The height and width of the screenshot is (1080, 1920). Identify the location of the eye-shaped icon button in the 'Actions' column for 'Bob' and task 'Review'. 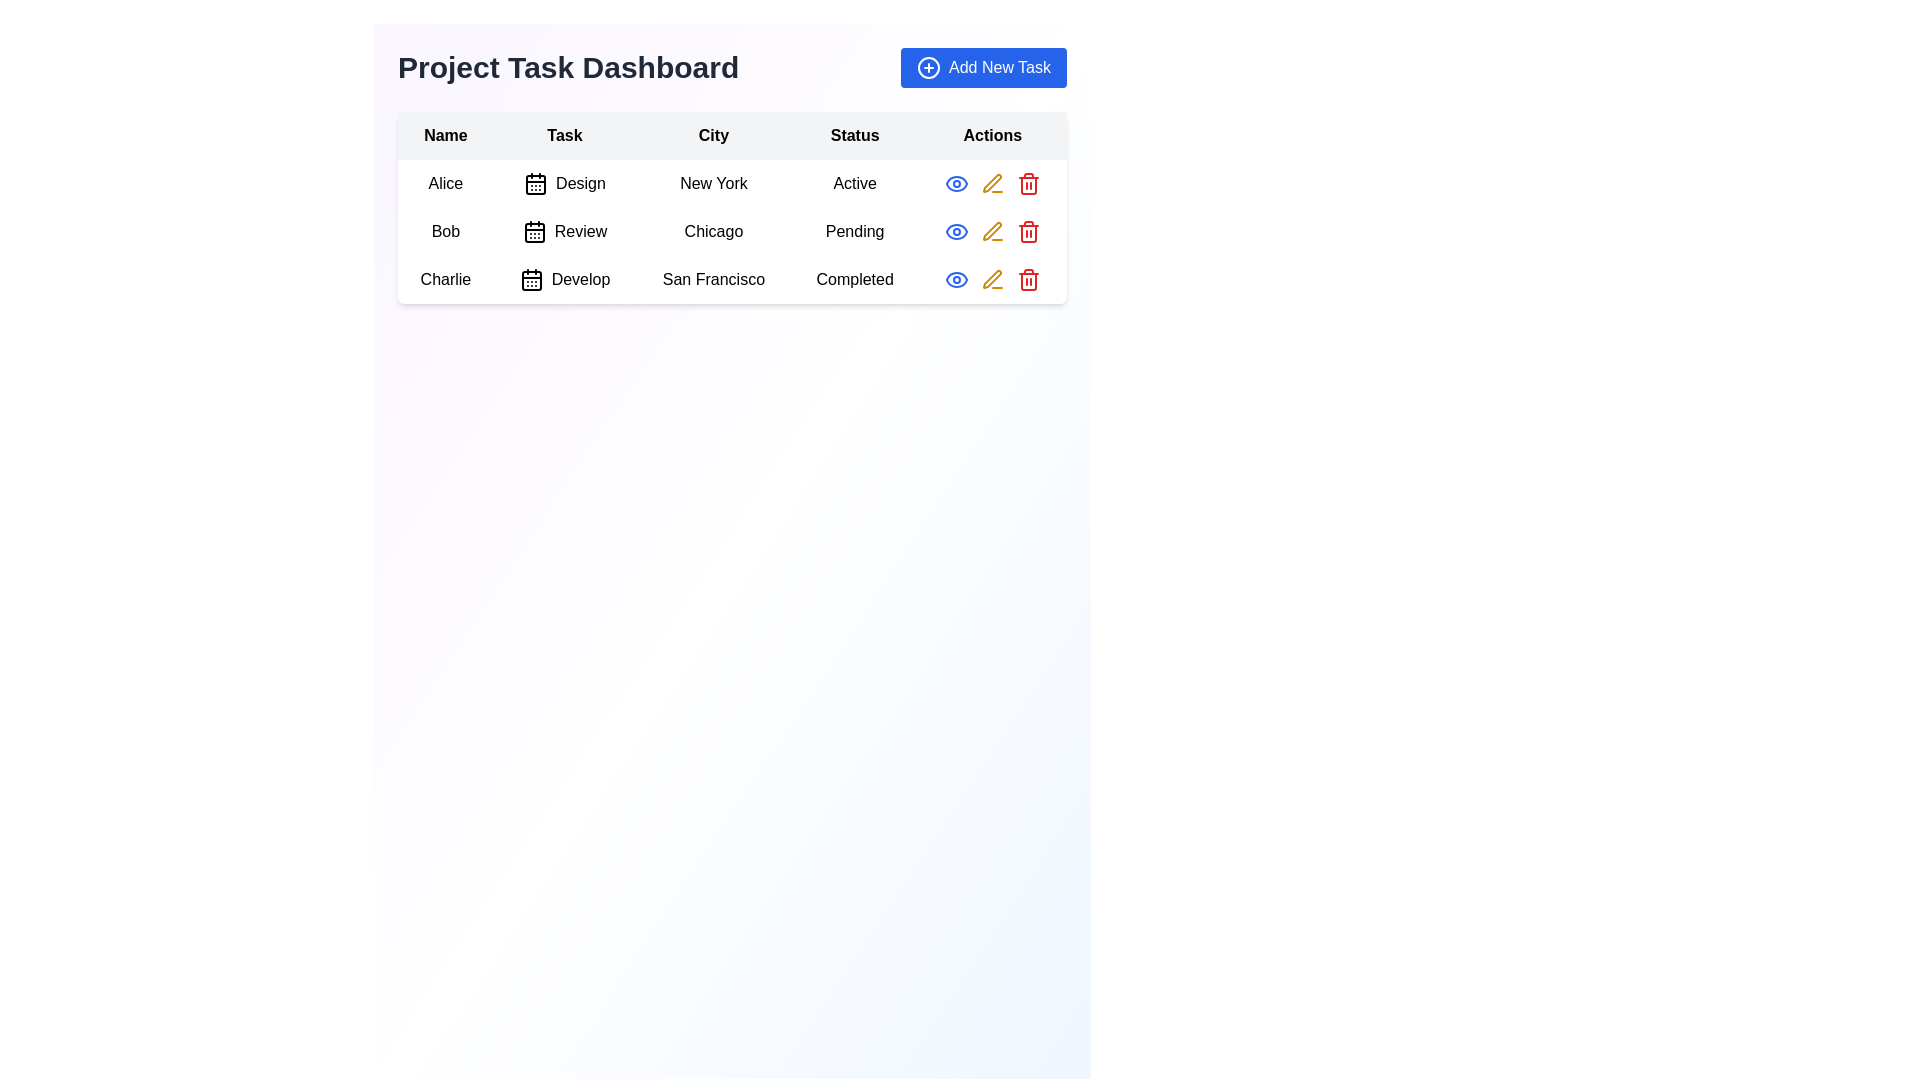
(955, 184).